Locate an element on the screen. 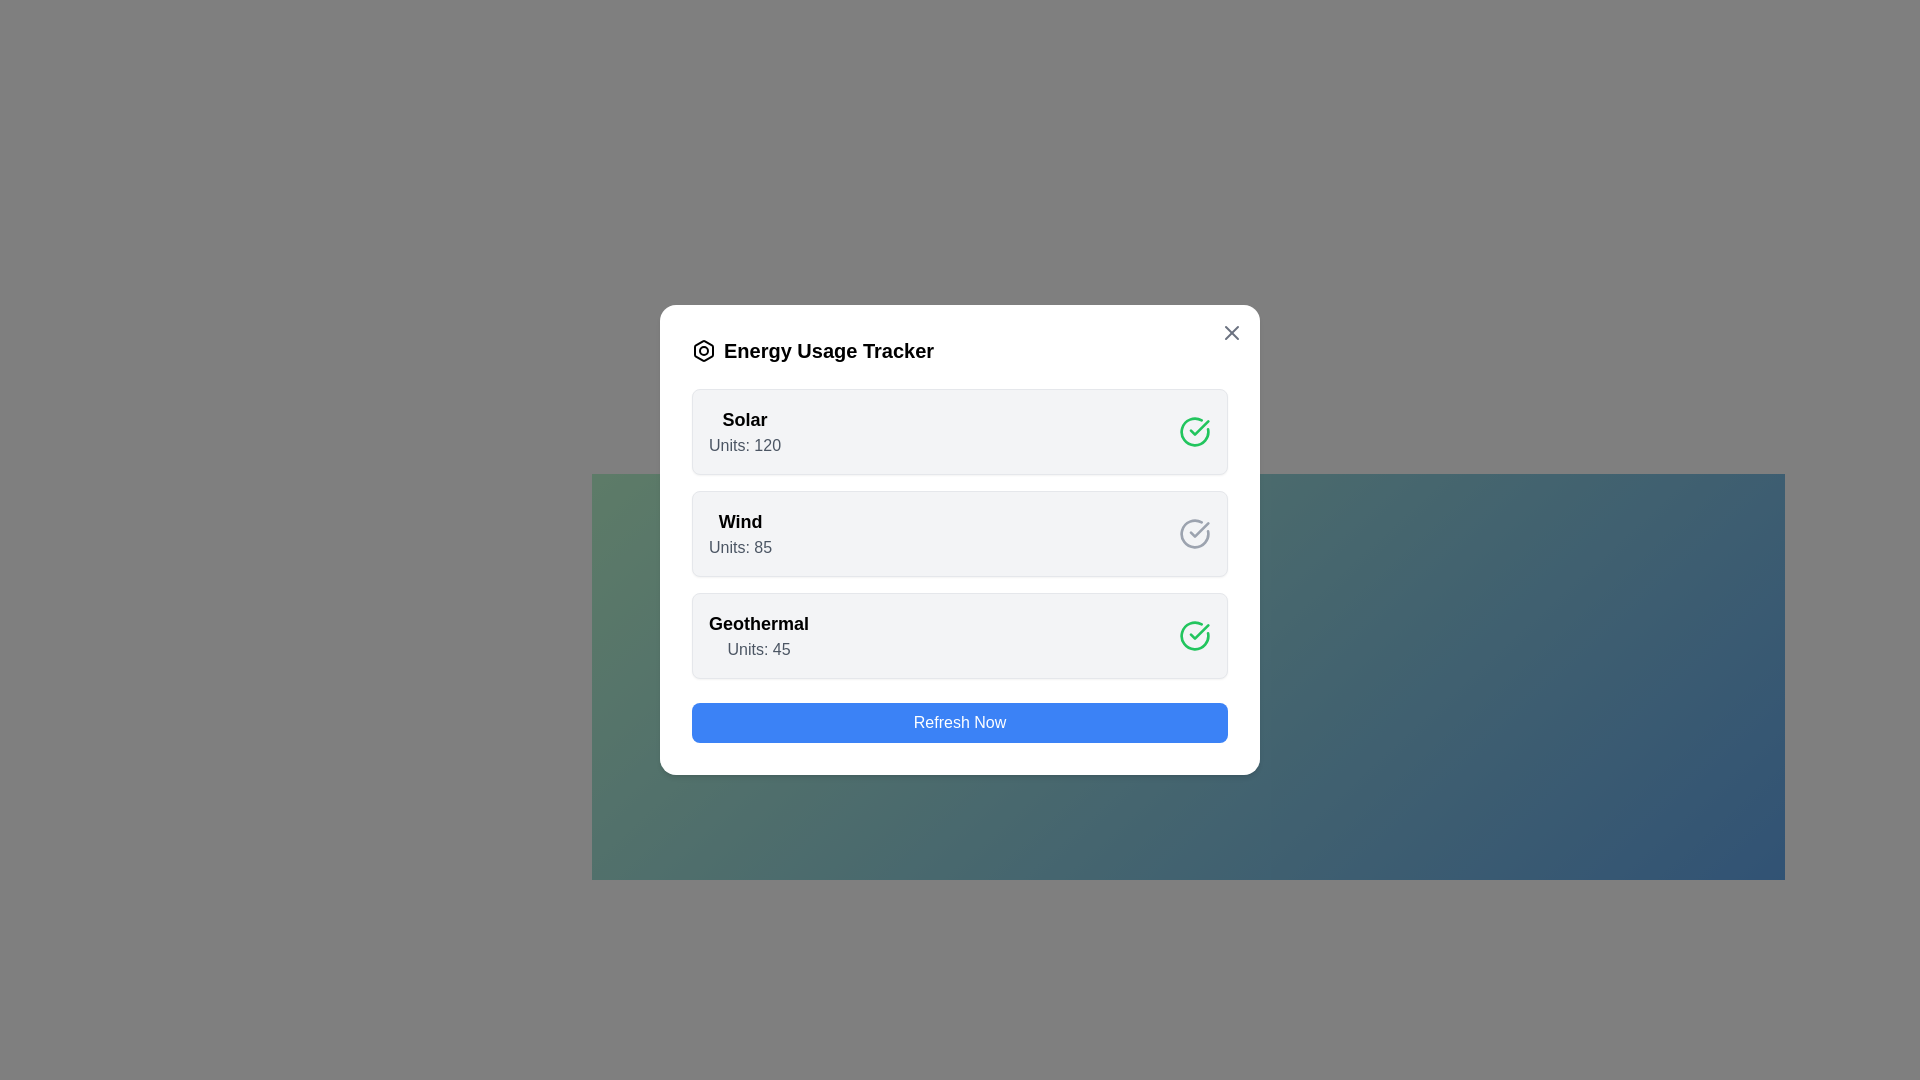  the close icon located at the top-right corner of the 'Energy Usage Tracker' dialog is located at coordinates (1231, 331).